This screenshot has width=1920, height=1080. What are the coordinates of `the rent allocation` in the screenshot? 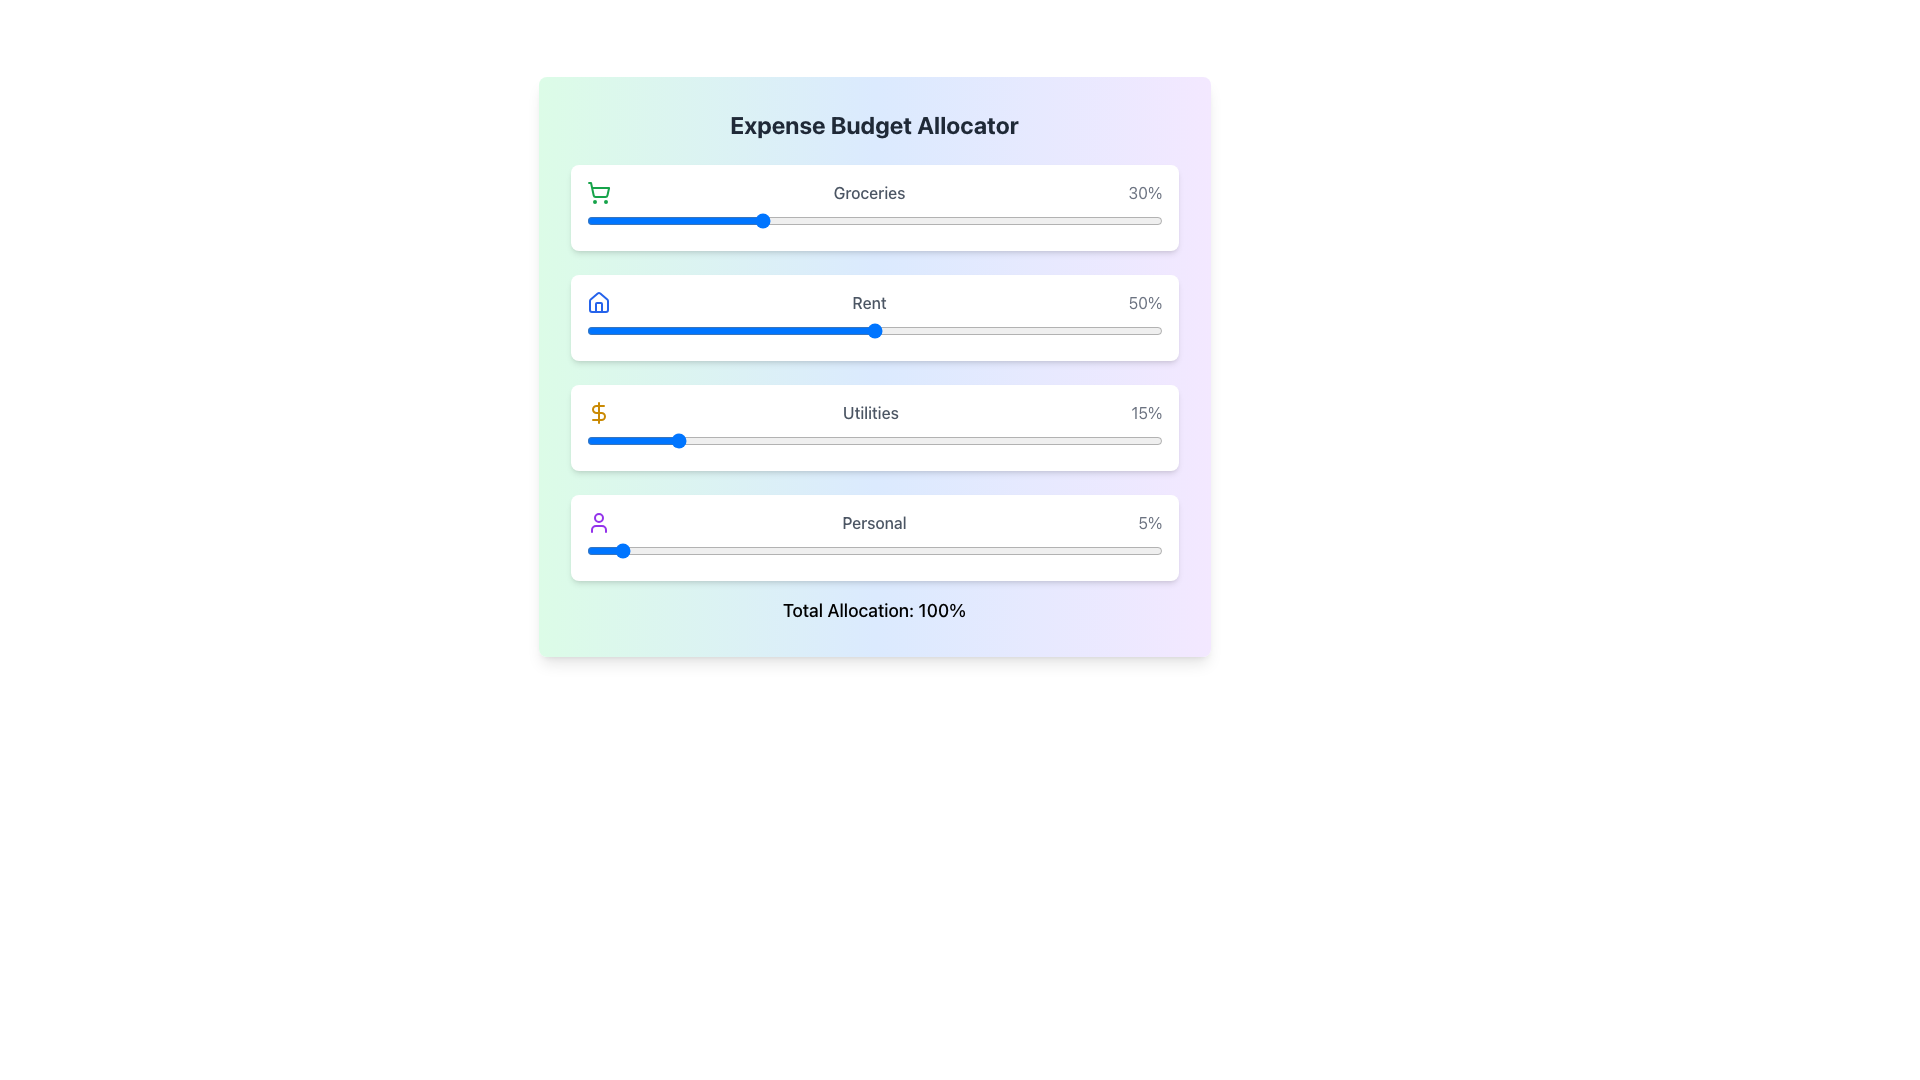 It's located at (741, 330).